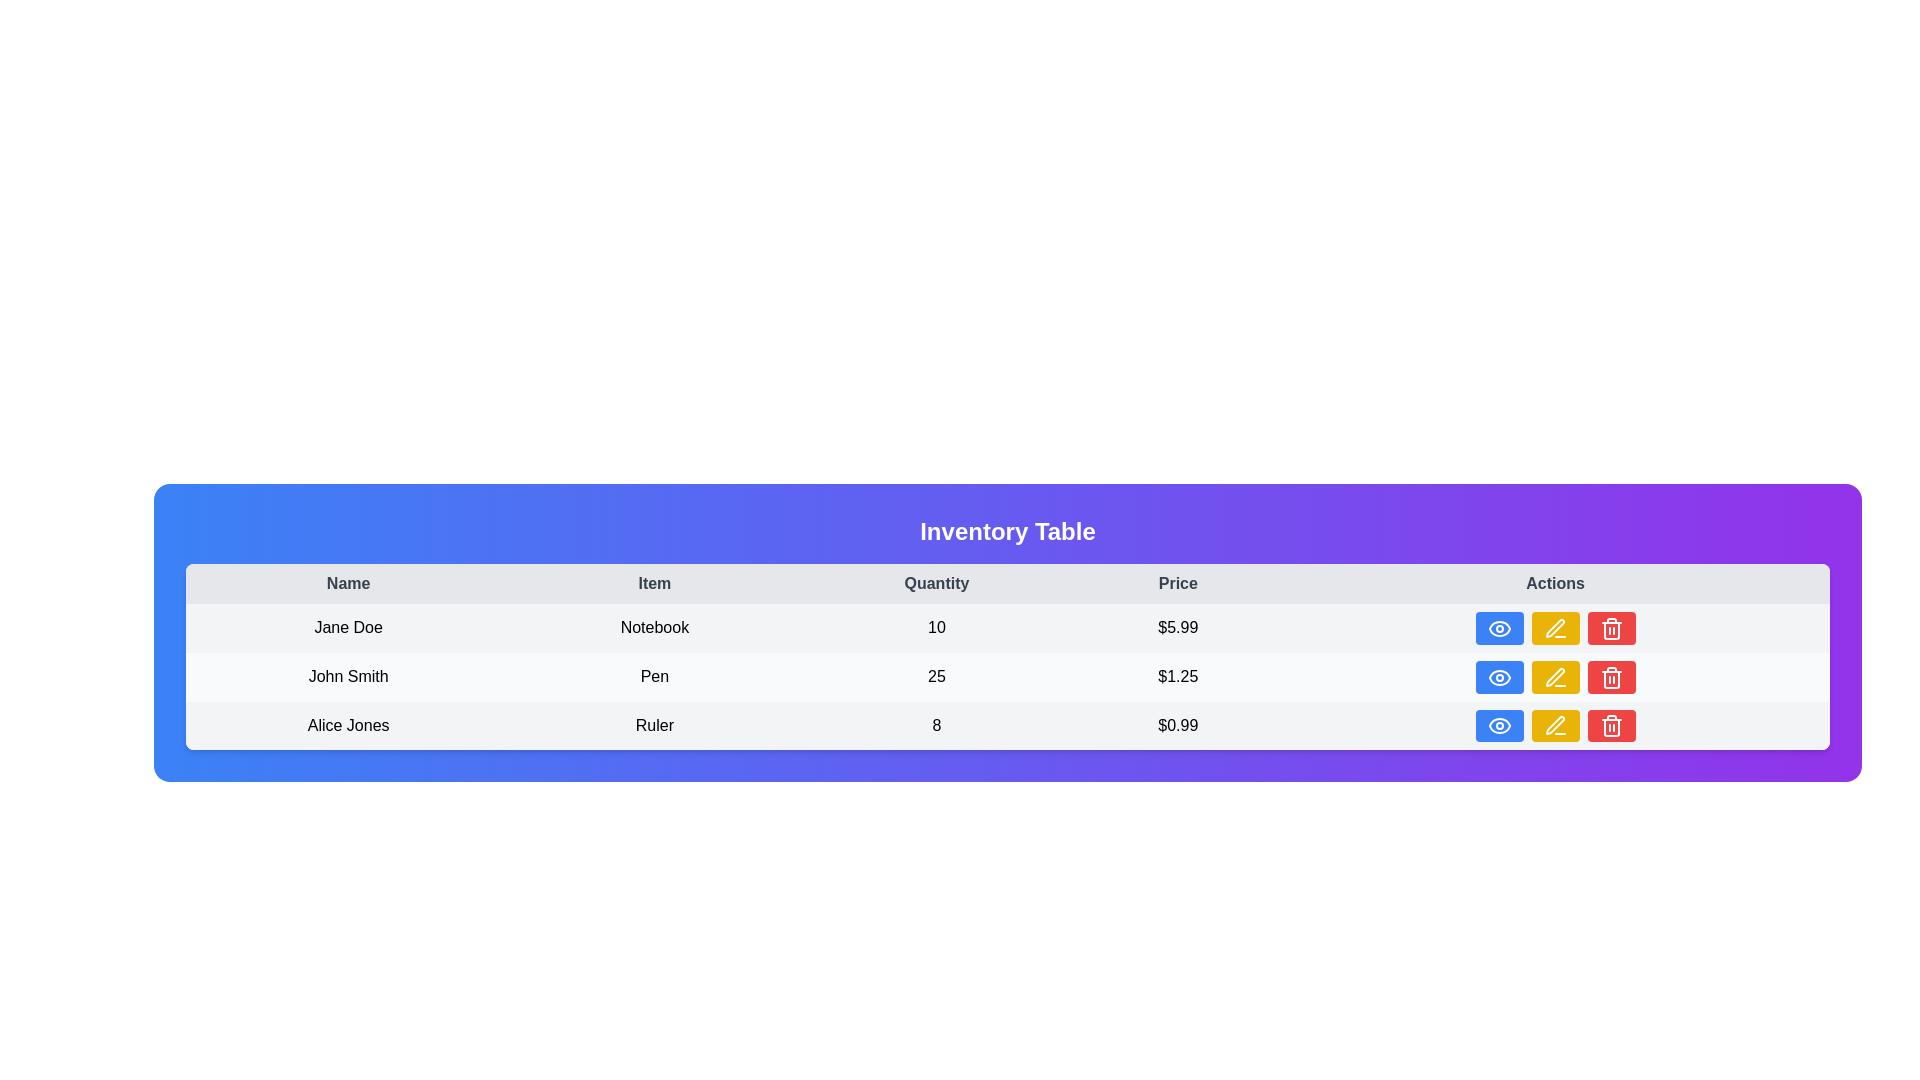 Image resolution: width=1920 pixels, height=1080 pixels. Describe the element at coordinates (1554, 627) in the screenshot. I see `the edit button located in the second row of the 'Actions' column, next to the blue 'view' button and red 'delete' button, to initiate editing` at that location.